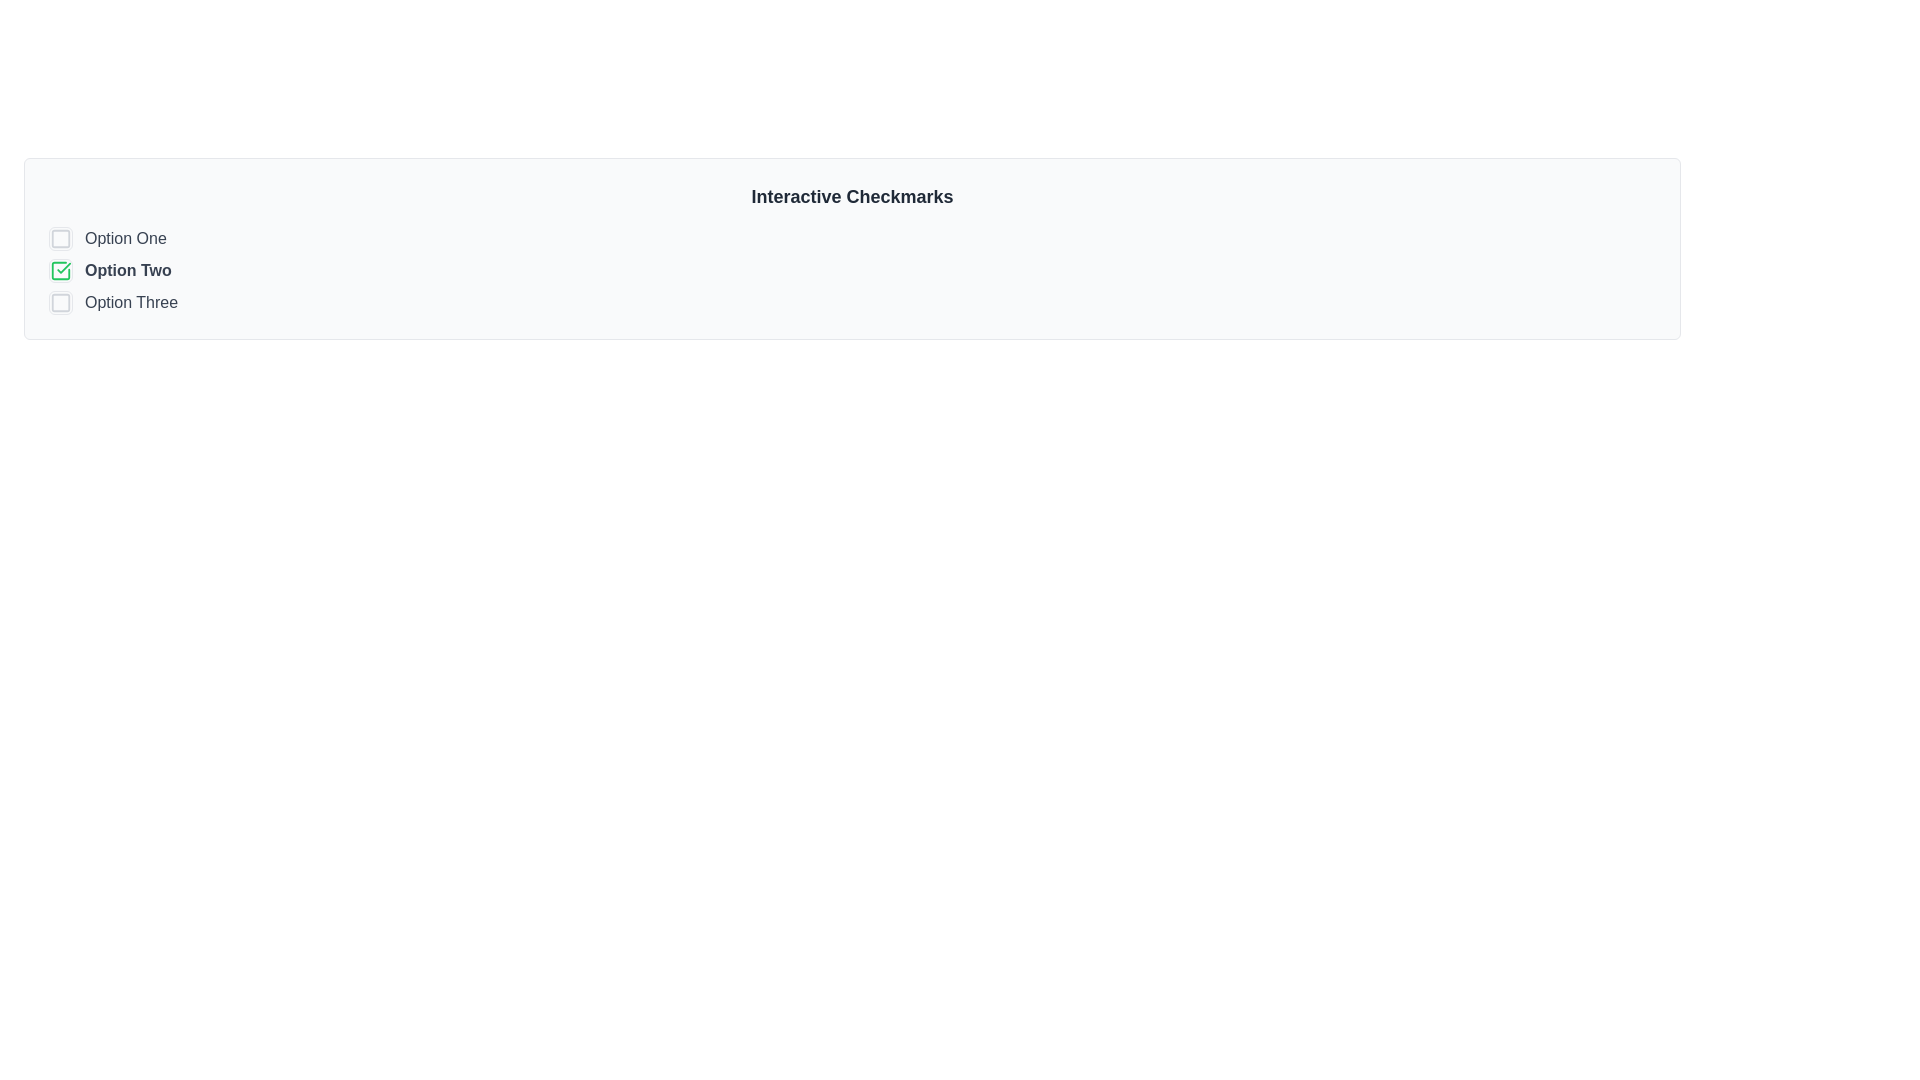 The image size is (1920, 1080). What do you see at coordinates (61, 238) in the screenshot?
I see `the icon located to the left of the text 'Option One' at the top of the vertical list` at bounding box center [61, 238].